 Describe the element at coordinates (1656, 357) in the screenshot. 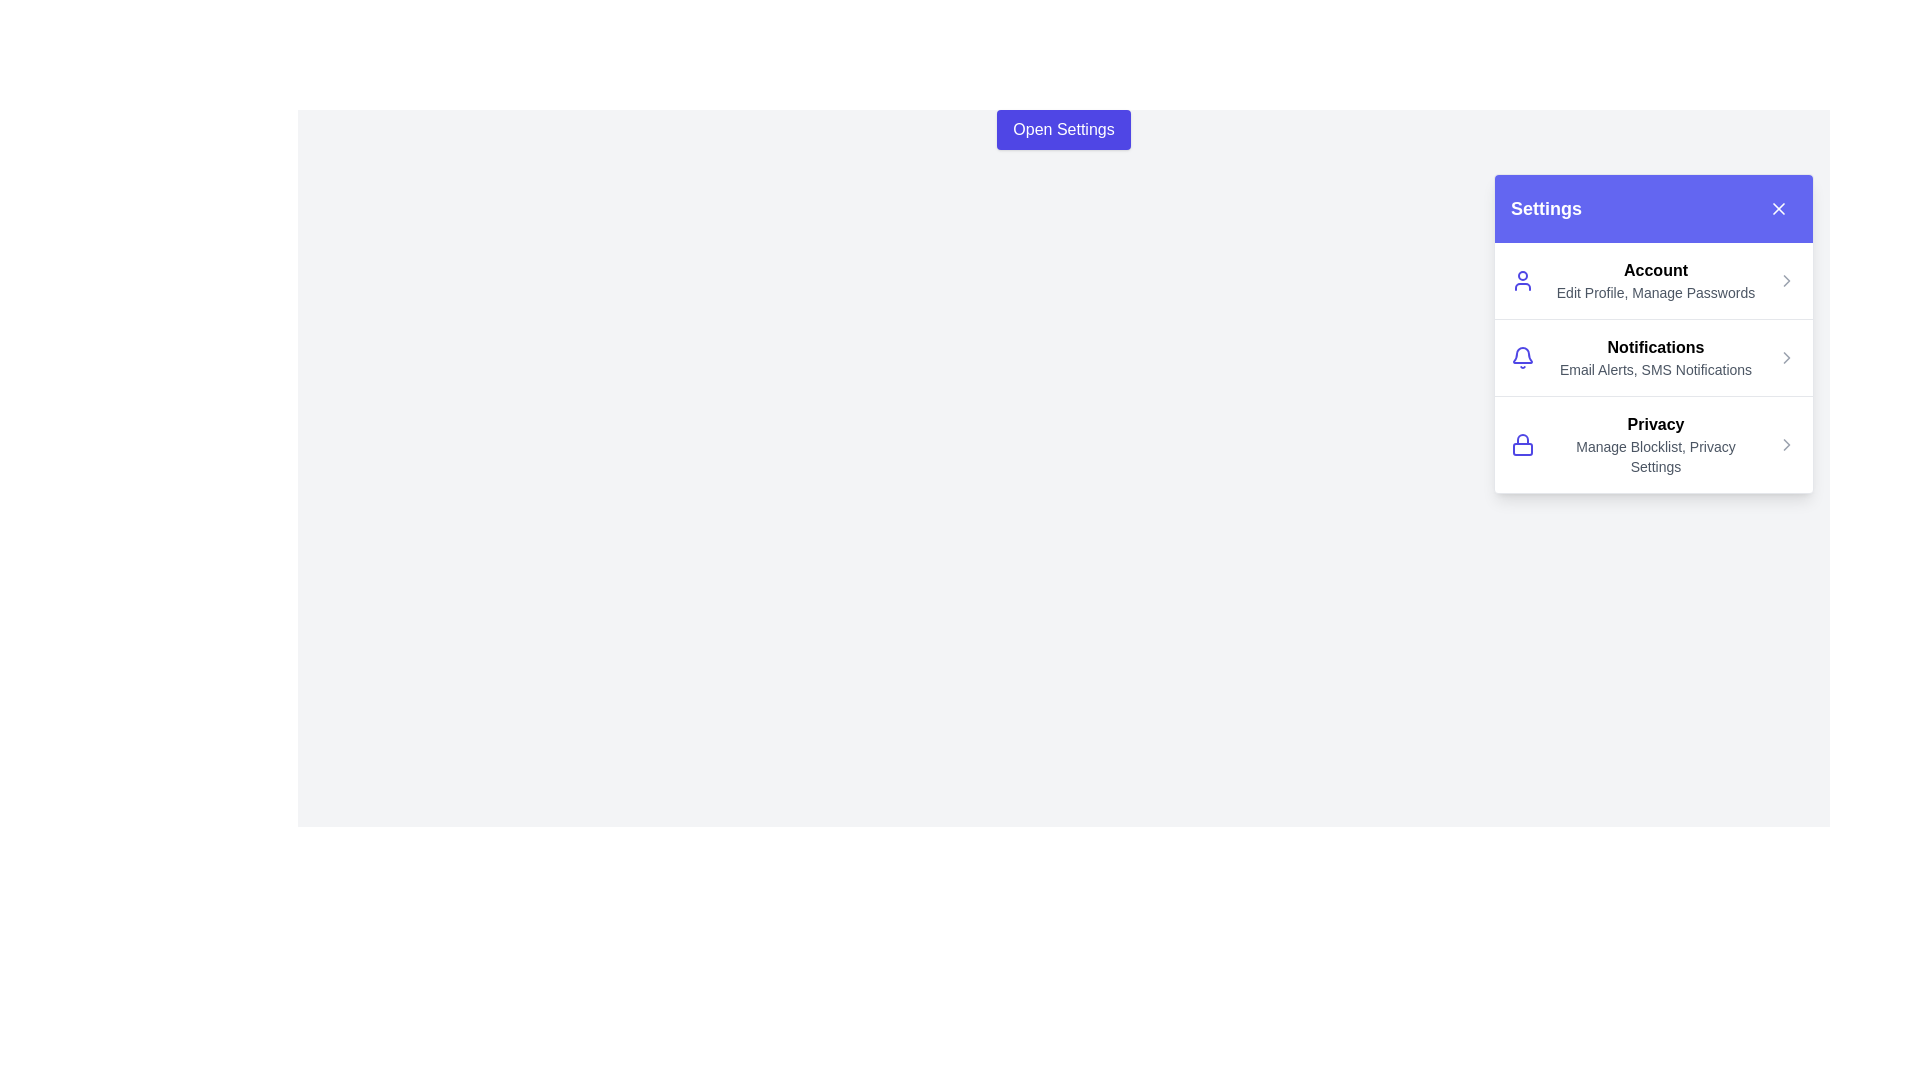

I see `the textual label that provides navigation or information about the notifications settings, located in the settings menu under 'Settings', positioned between 'Account' and 'Privacy'` at that location.